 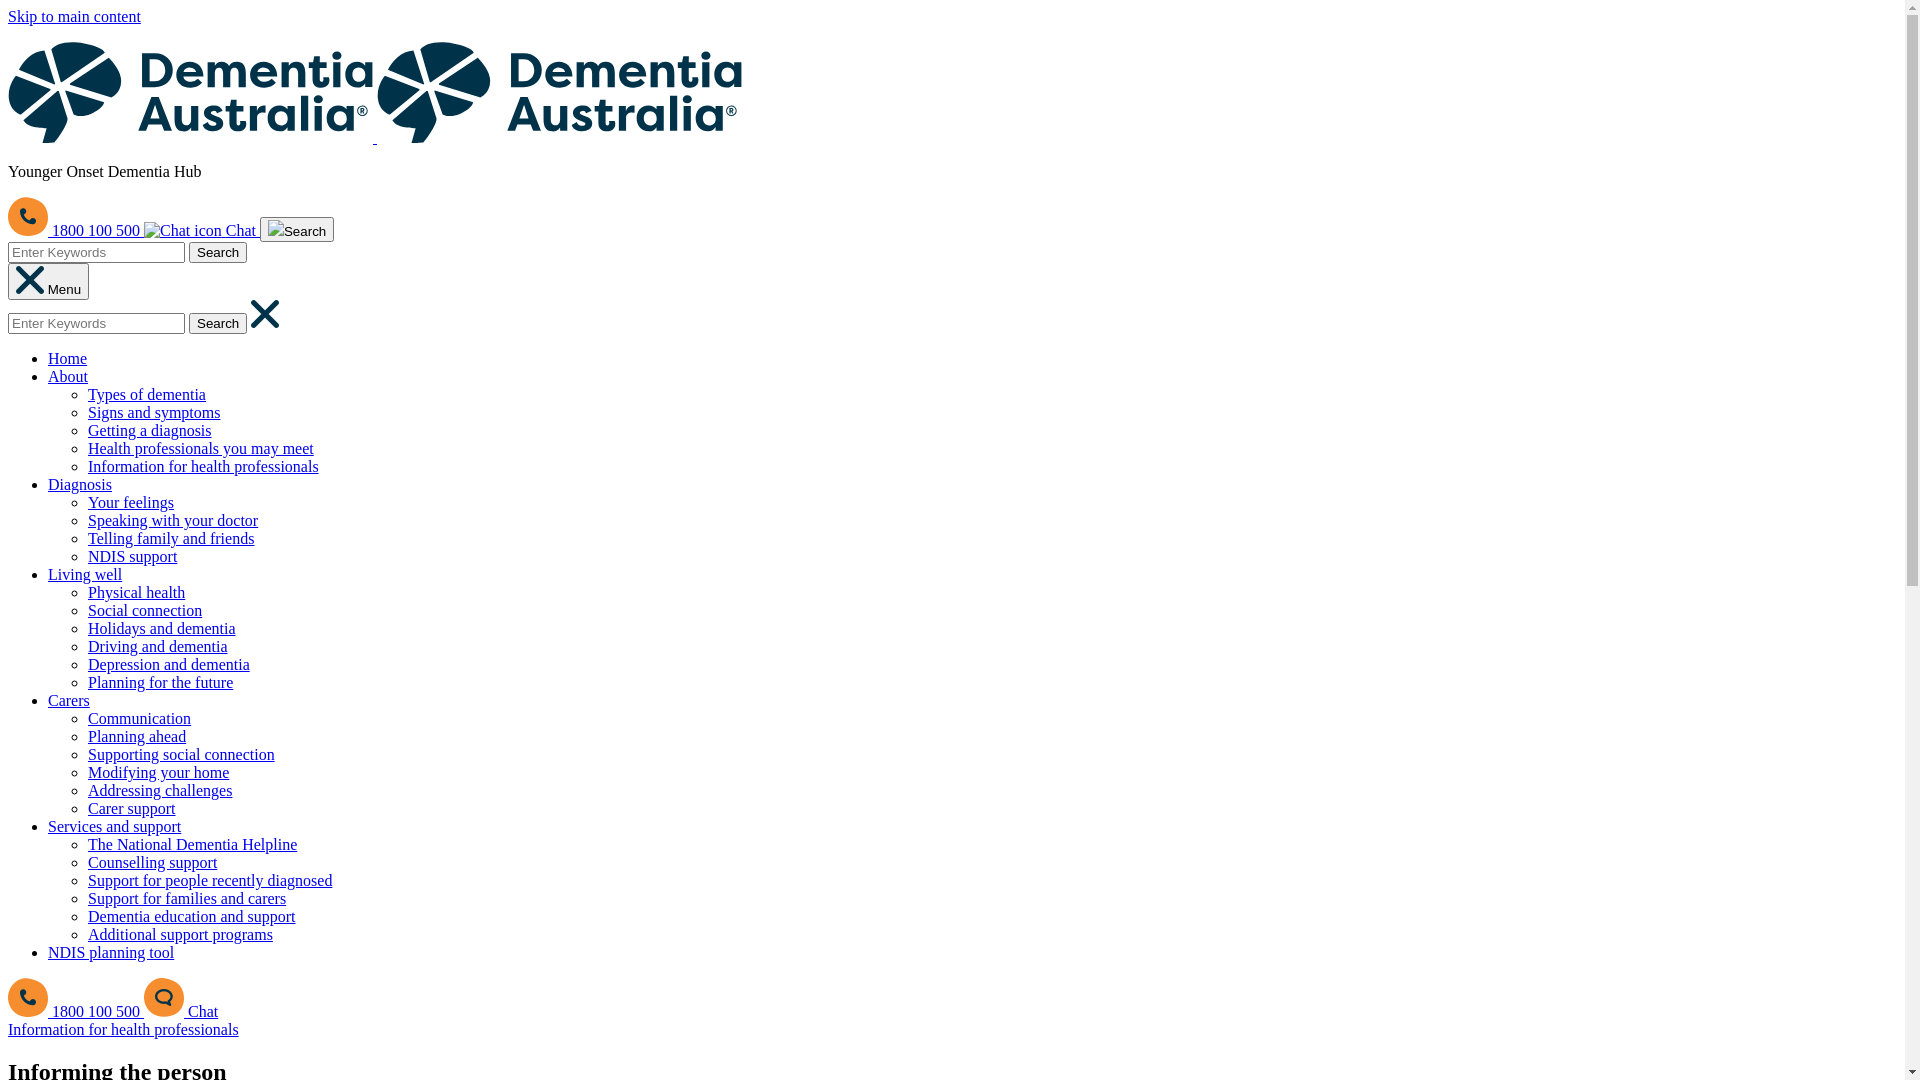 What do you see at coordinates (136, 736) in the screenshot?
I see `'Planning ahead'` at bounding box center [136, 736].